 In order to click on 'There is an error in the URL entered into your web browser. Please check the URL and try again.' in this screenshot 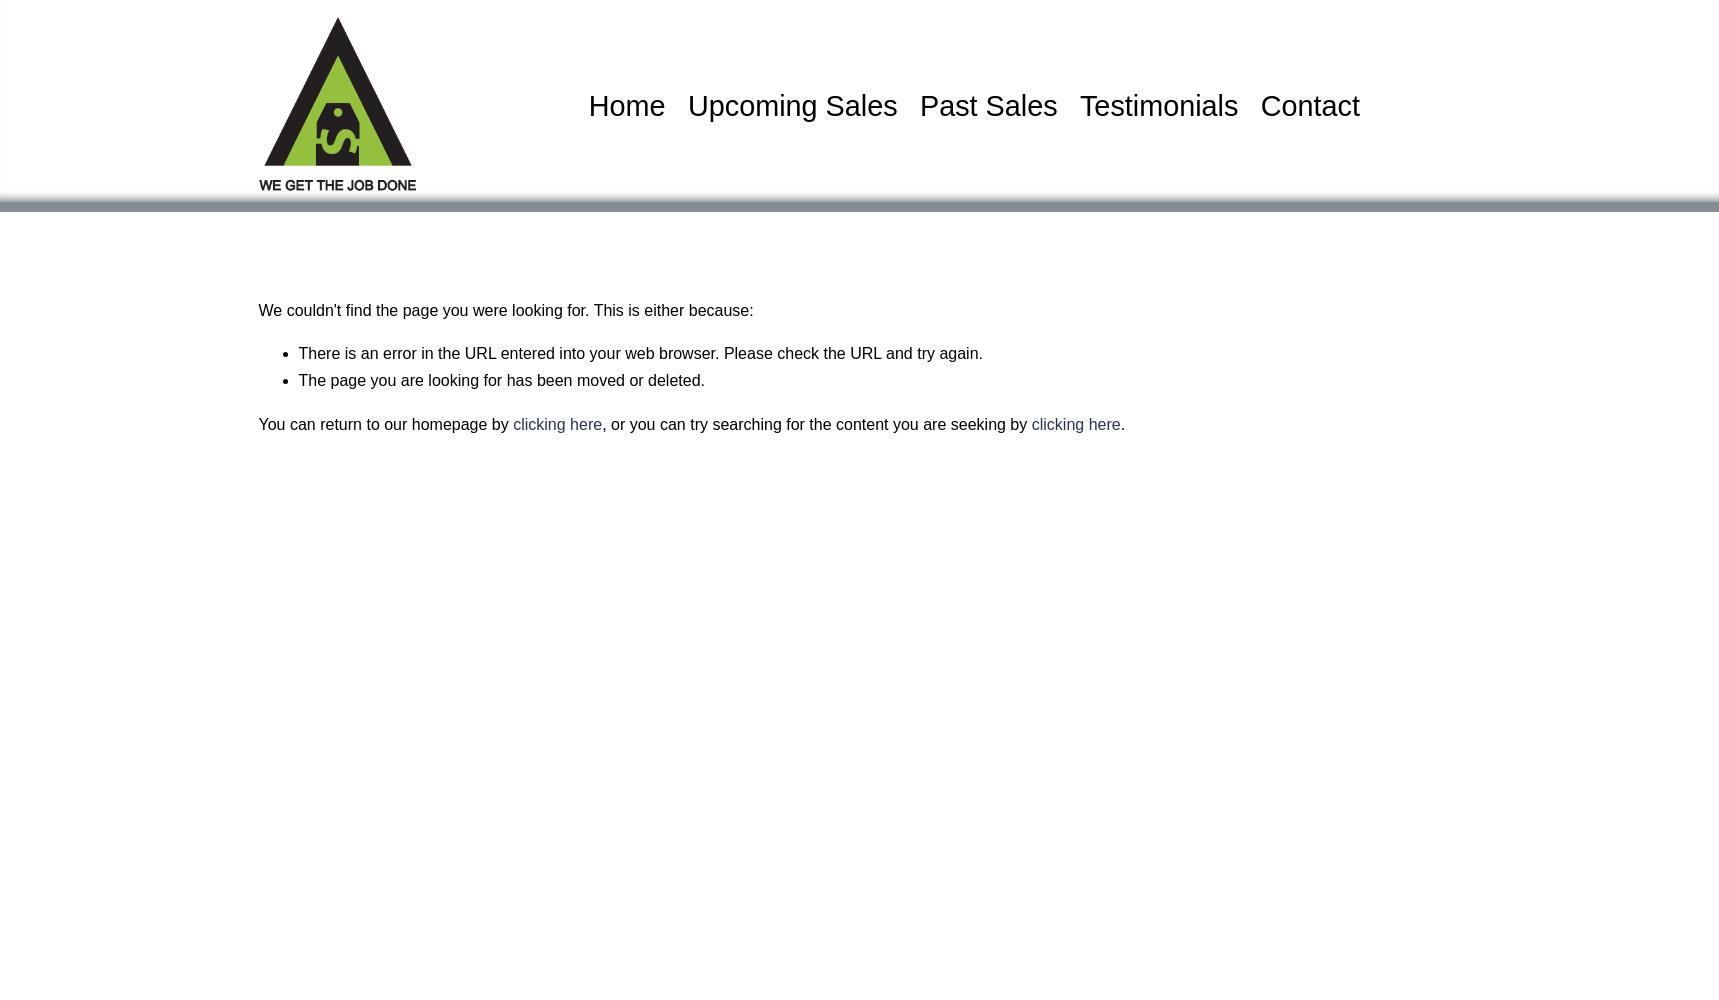, I will do `click(639, 352)`.